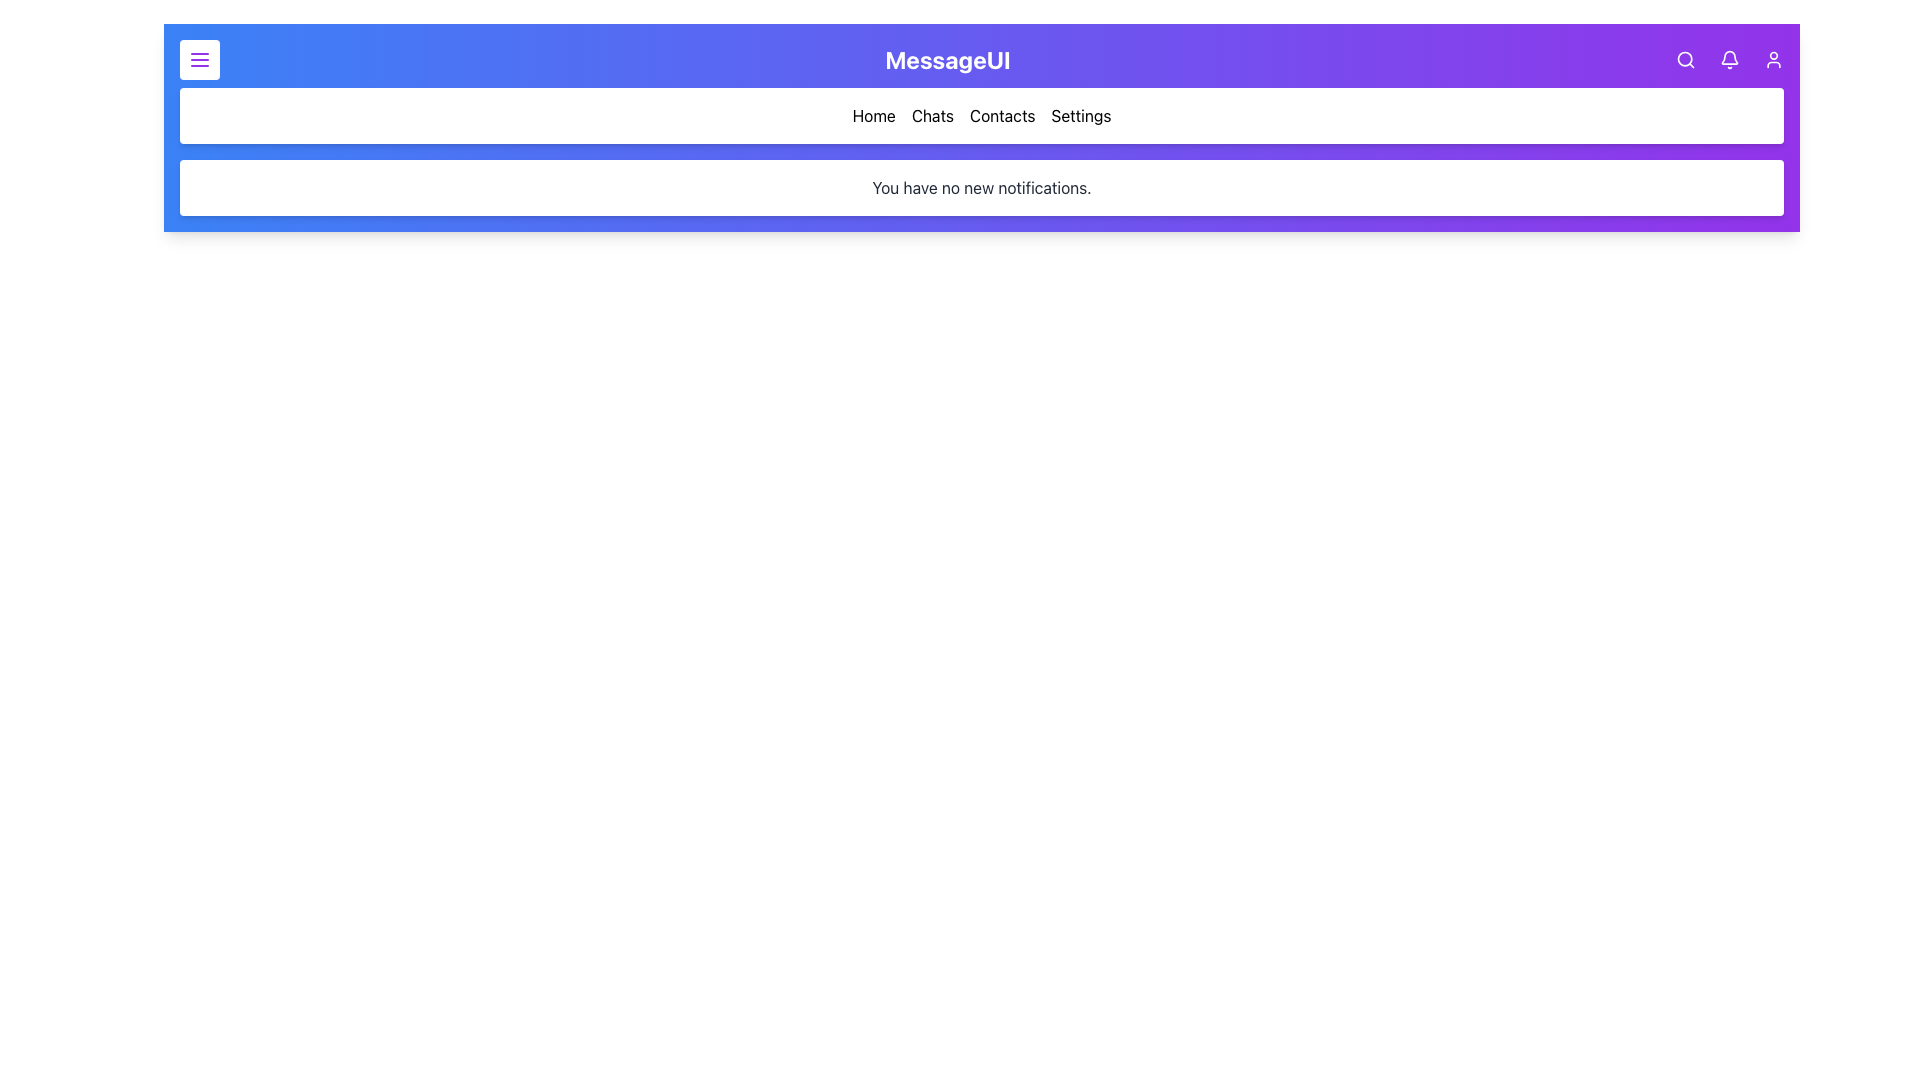  What do you see at coordinates (1684, 59) in the screenshot?
I see `the magnifying glass icon button located in the top-right corner of the header bar to initiate a search` at bounding box center [1684, 59].